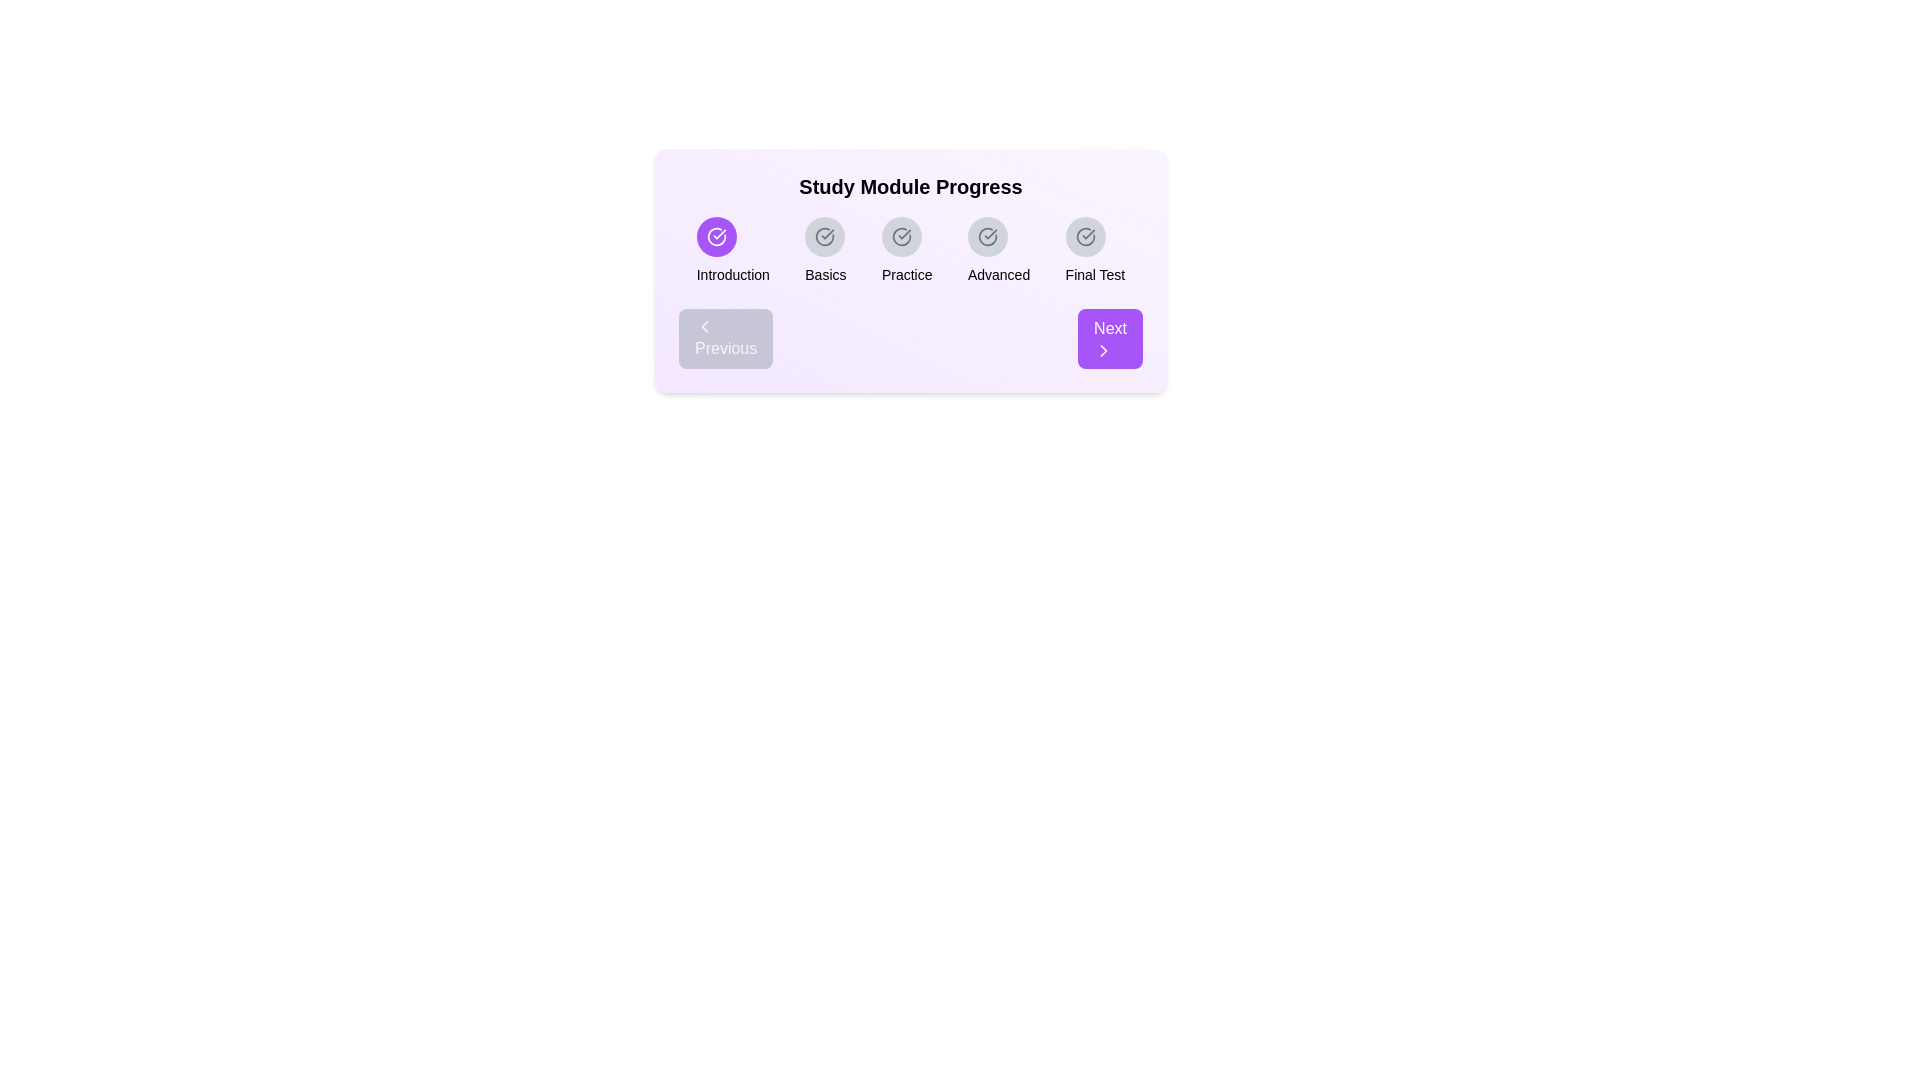 The height and width of the screenshot is (1080, 1920). What do you see at coordinates (825, 249) in the screenshot?
I see `the 'Basics' label with a circular checkmark icon in the 'Study Module Progress' section` at bounding box center [825, 249].